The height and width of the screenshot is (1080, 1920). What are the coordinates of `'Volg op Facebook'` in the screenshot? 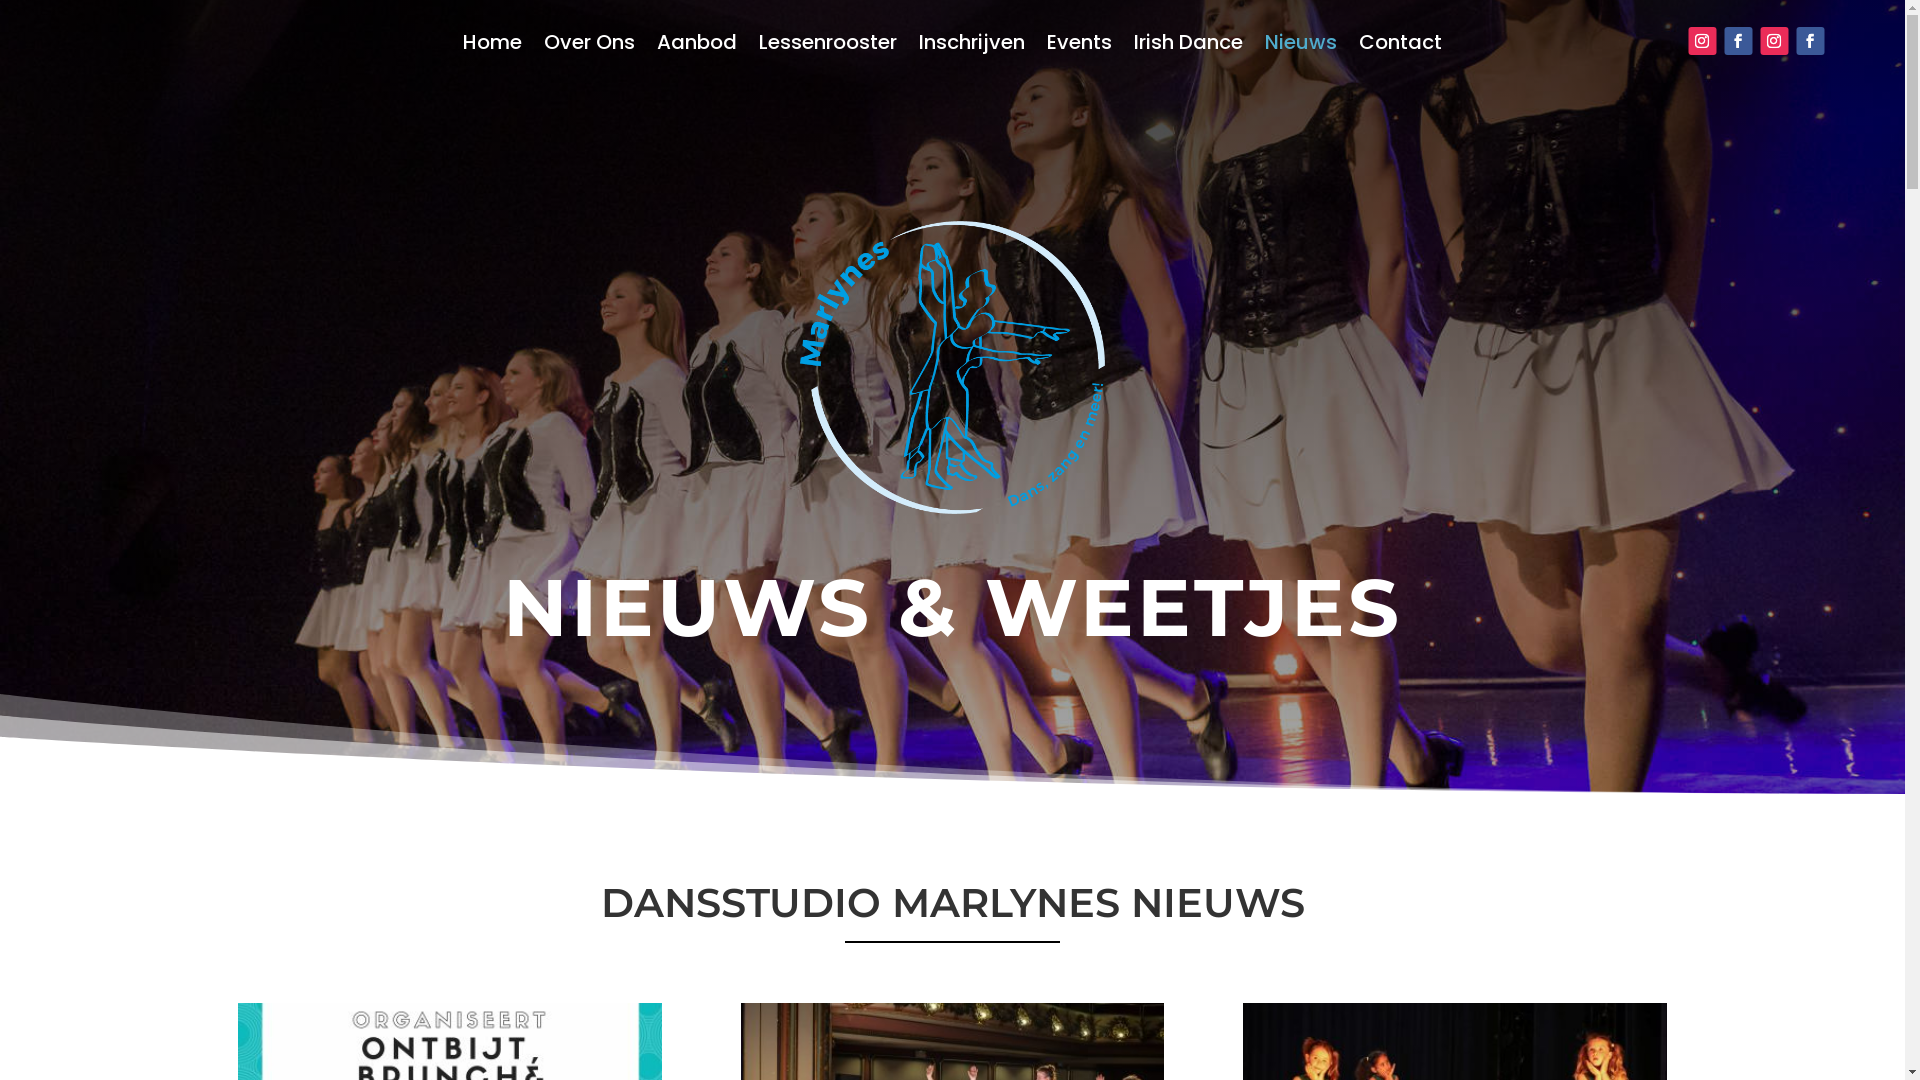 It's located at (1722, 41).